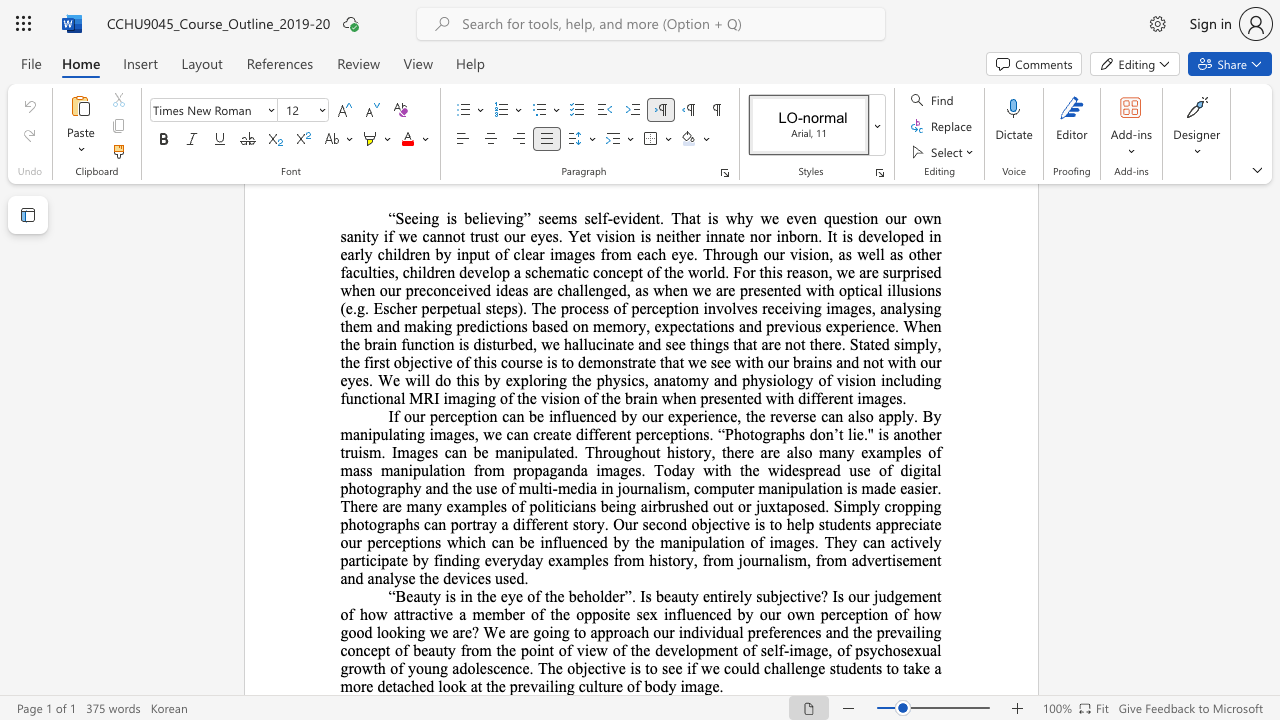 The image size is (1280, 720). What do you see at coordinates (395, 650) in the screenshot?
I see `the subset text "of beauty from the point of view of the development of self-image, of psychosexual growth of young adolescence. The objective is to see if we could challenge students to take a more detached look at the prevailing" within the text "Beauty is in the eye of the beholder”. Is beauty entirely subjective? Is our judgement of how attractive a member of the opposite sex influenced by our own perception of how good looking we are? We are going to approach our individual preferences and the prevailing concept of beauty from the point of view of the development of self-image, of psychosexual growth of young adolescence. The objective is to see if we could challenge students to take a more detached look at the prevailing culture of body image."` at bounding box center [395, 650].